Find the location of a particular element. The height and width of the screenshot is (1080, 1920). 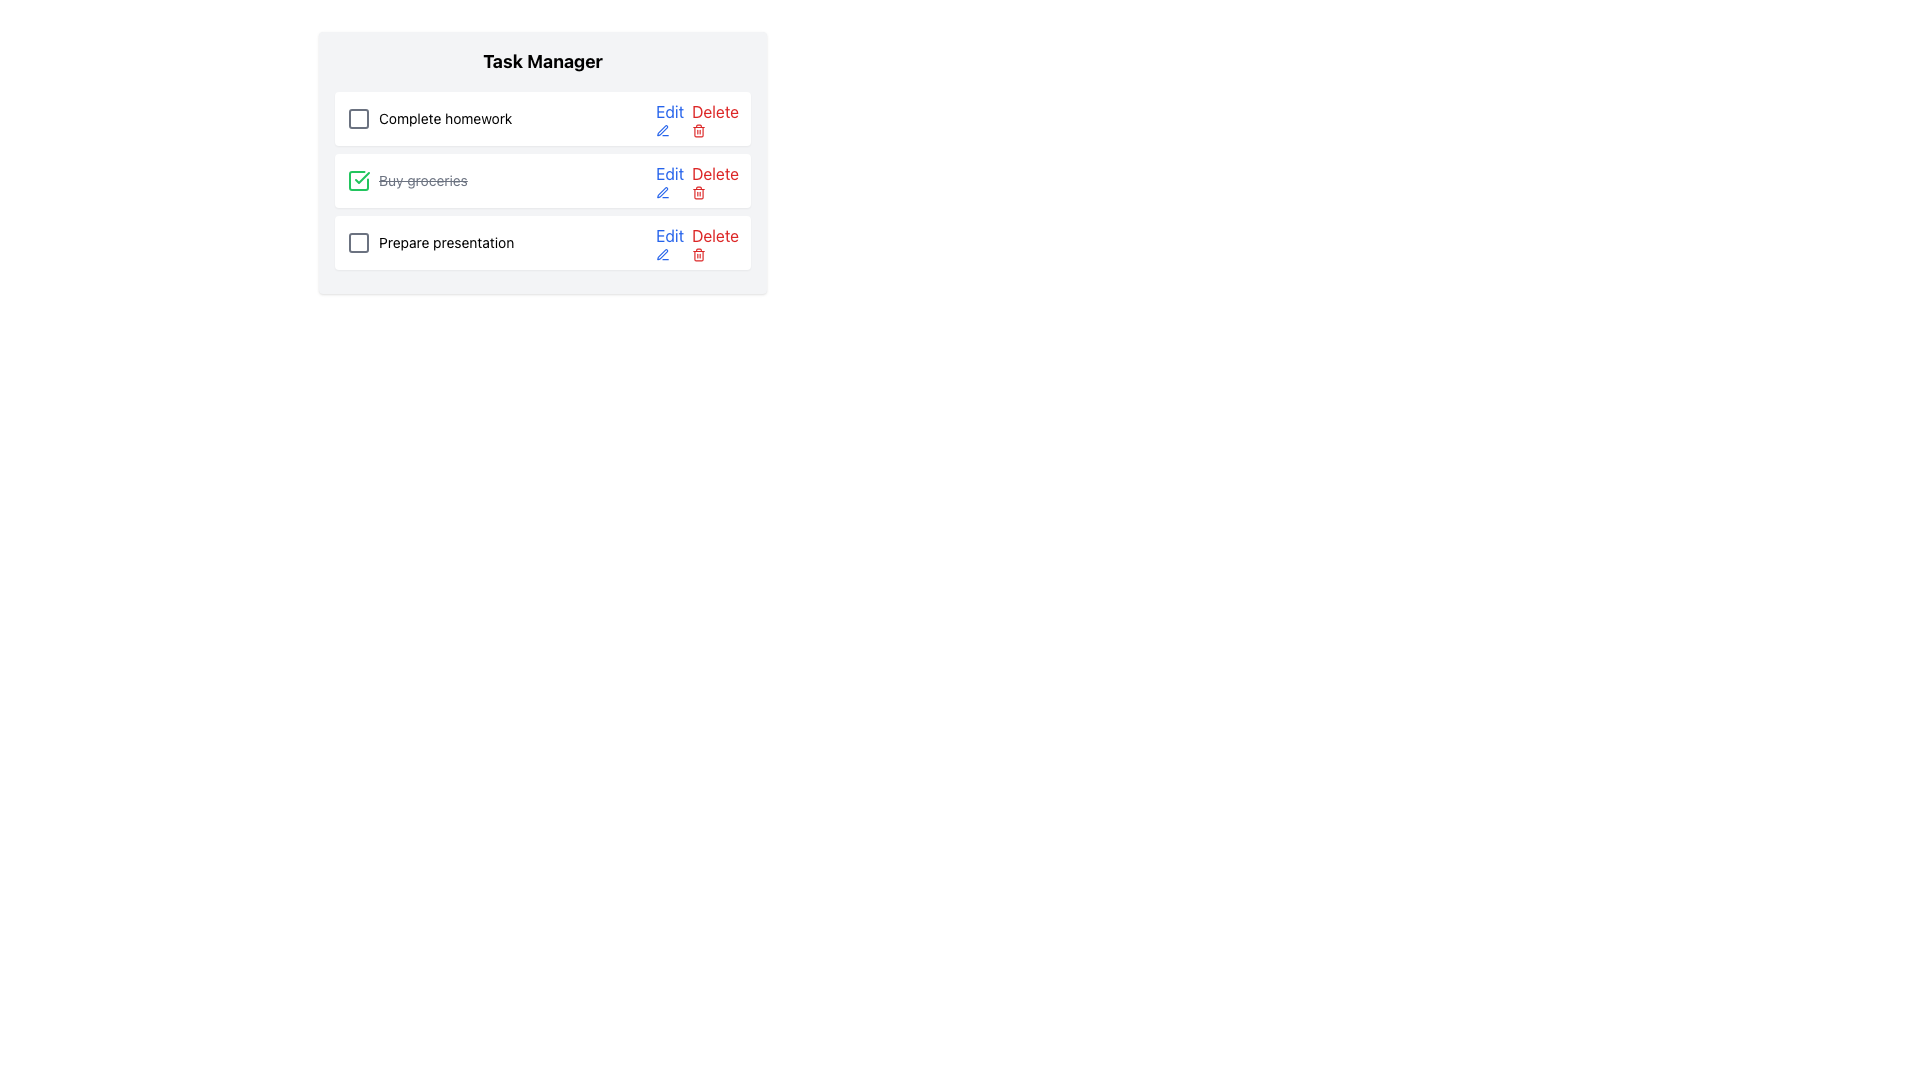

the SVG graphical icon representing a checkbox placeholder is located at coordinates (359, 119).